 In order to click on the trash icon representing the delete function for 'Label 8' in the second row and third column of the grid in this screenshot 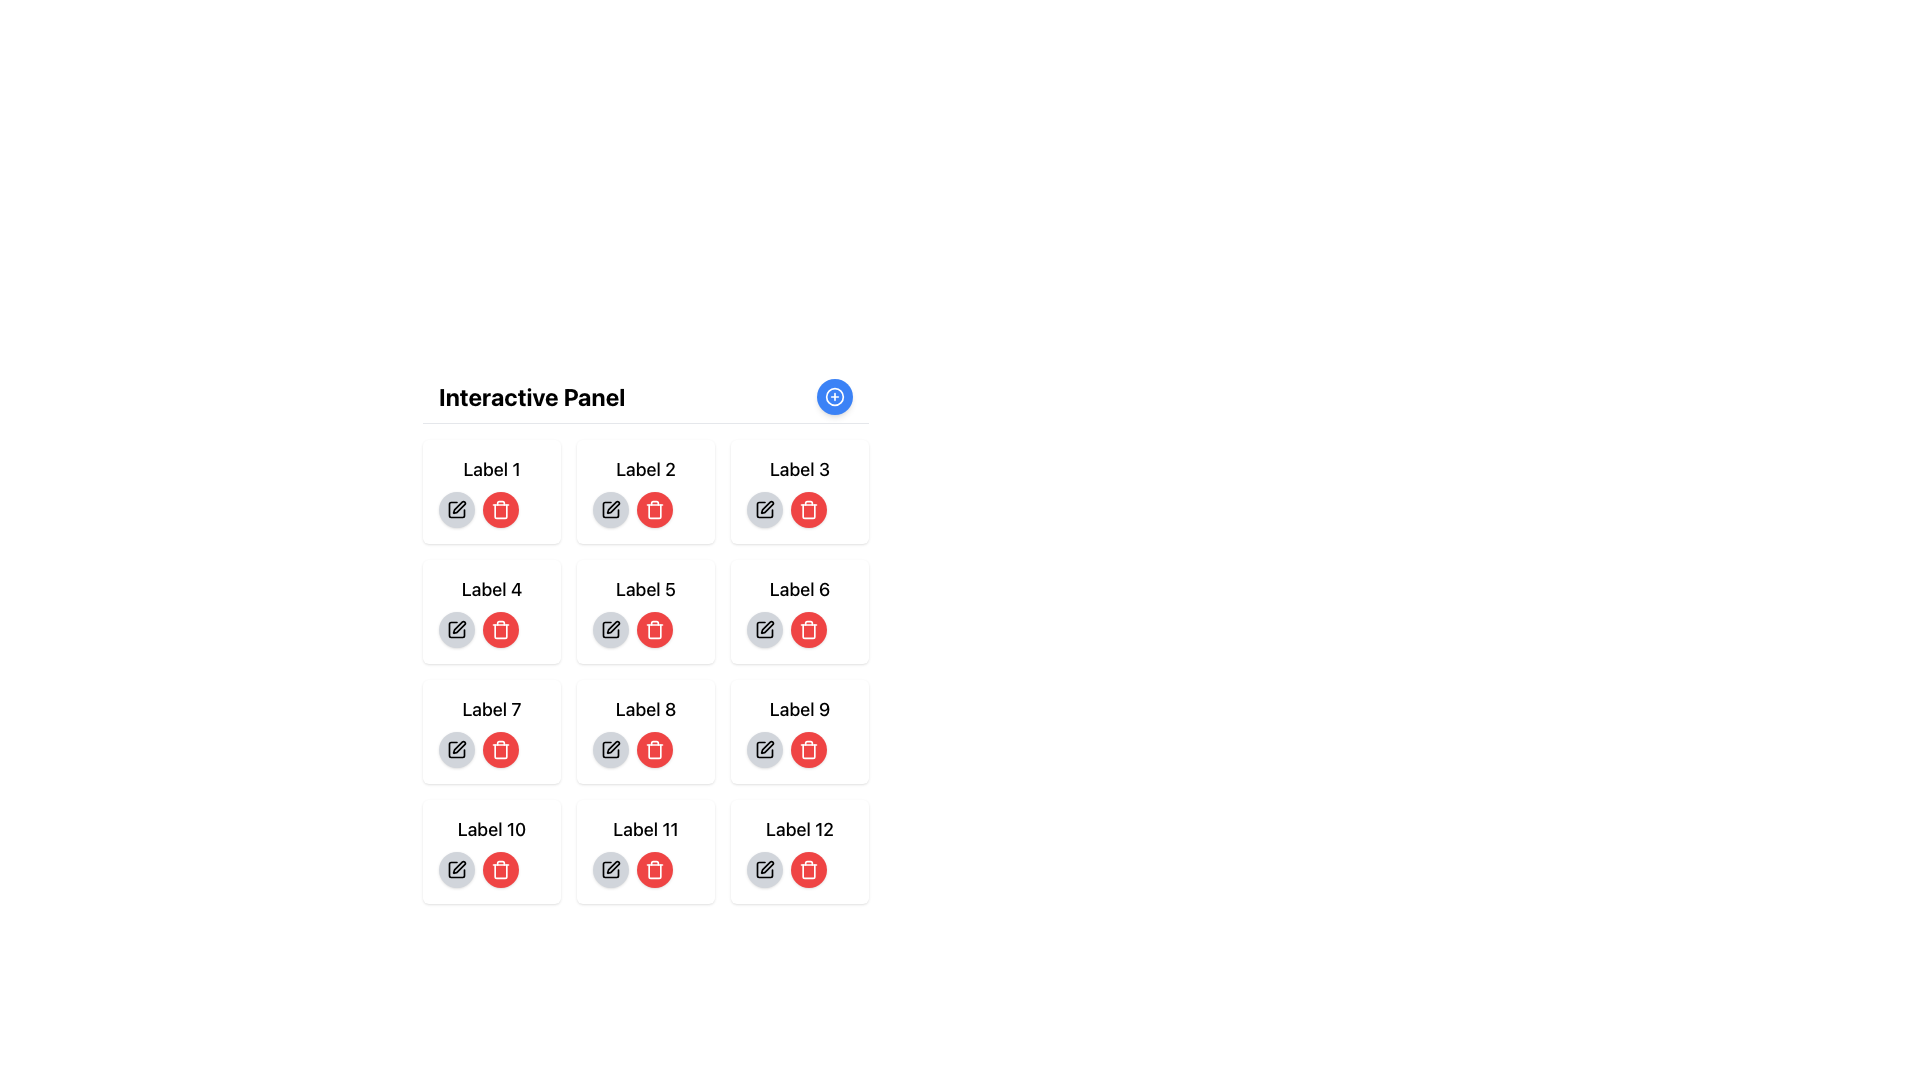, I will do `click(654, 751)`.